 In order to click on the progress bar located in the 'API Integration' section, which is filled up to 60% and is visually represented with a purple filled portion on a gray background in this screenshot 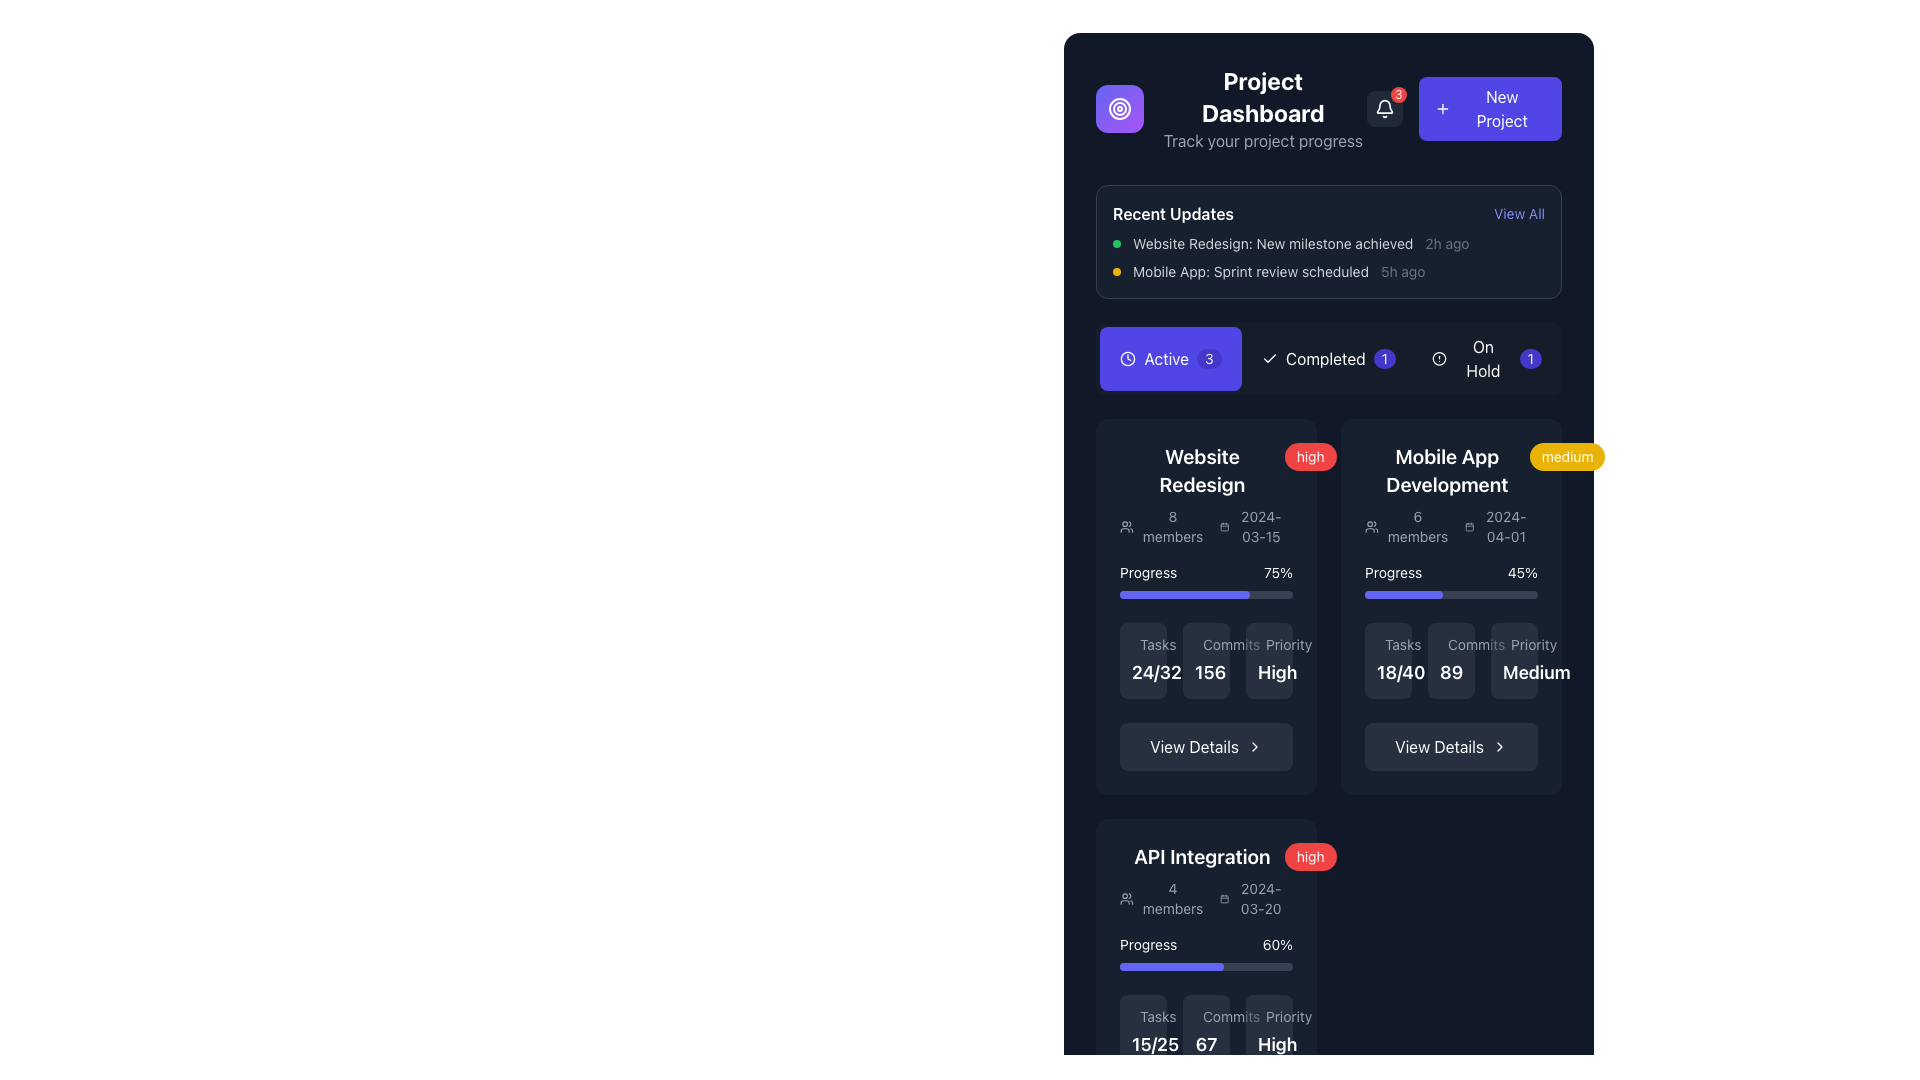, I will do `click(1171, 966)`.